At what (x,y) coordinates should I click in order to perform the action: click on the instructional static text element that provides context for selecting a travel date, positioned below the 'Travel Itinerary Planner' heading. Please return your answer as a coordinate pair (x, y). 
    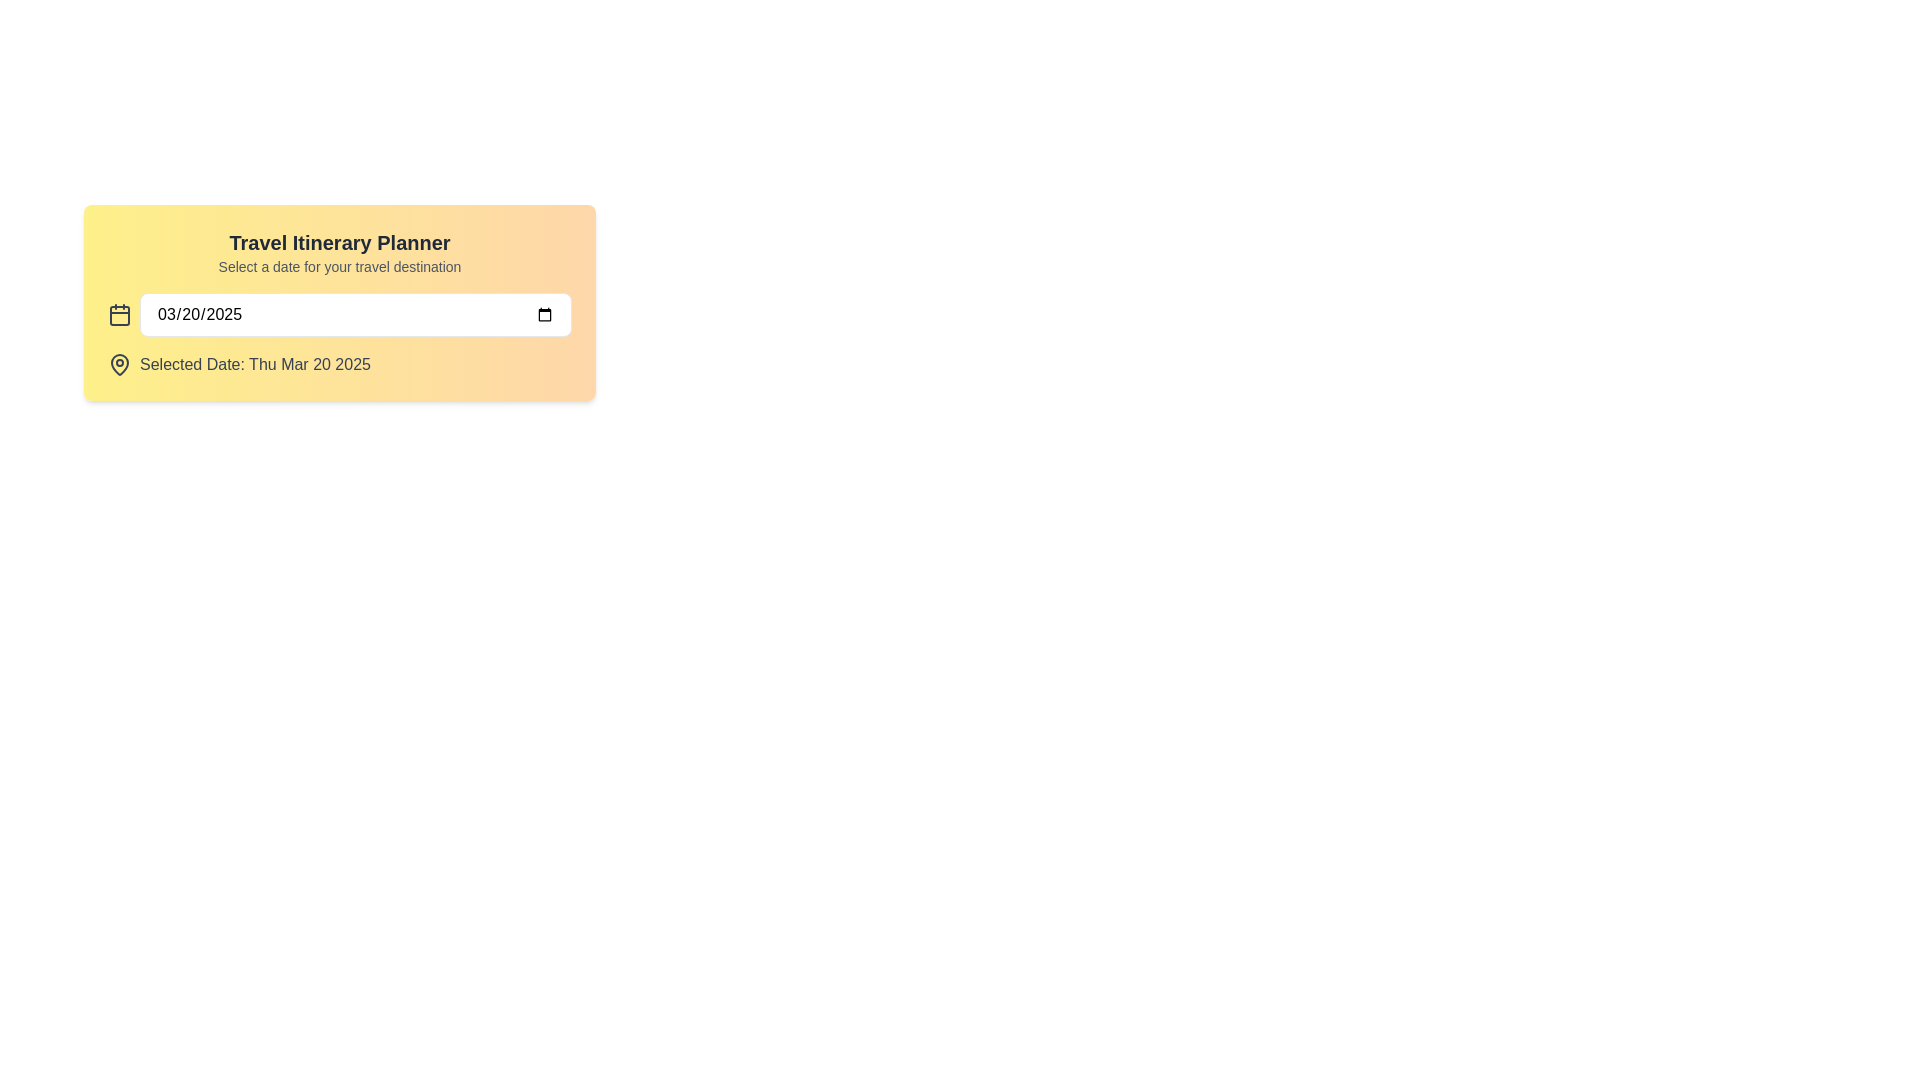
    Looking at the image, I should click on (340, 265).